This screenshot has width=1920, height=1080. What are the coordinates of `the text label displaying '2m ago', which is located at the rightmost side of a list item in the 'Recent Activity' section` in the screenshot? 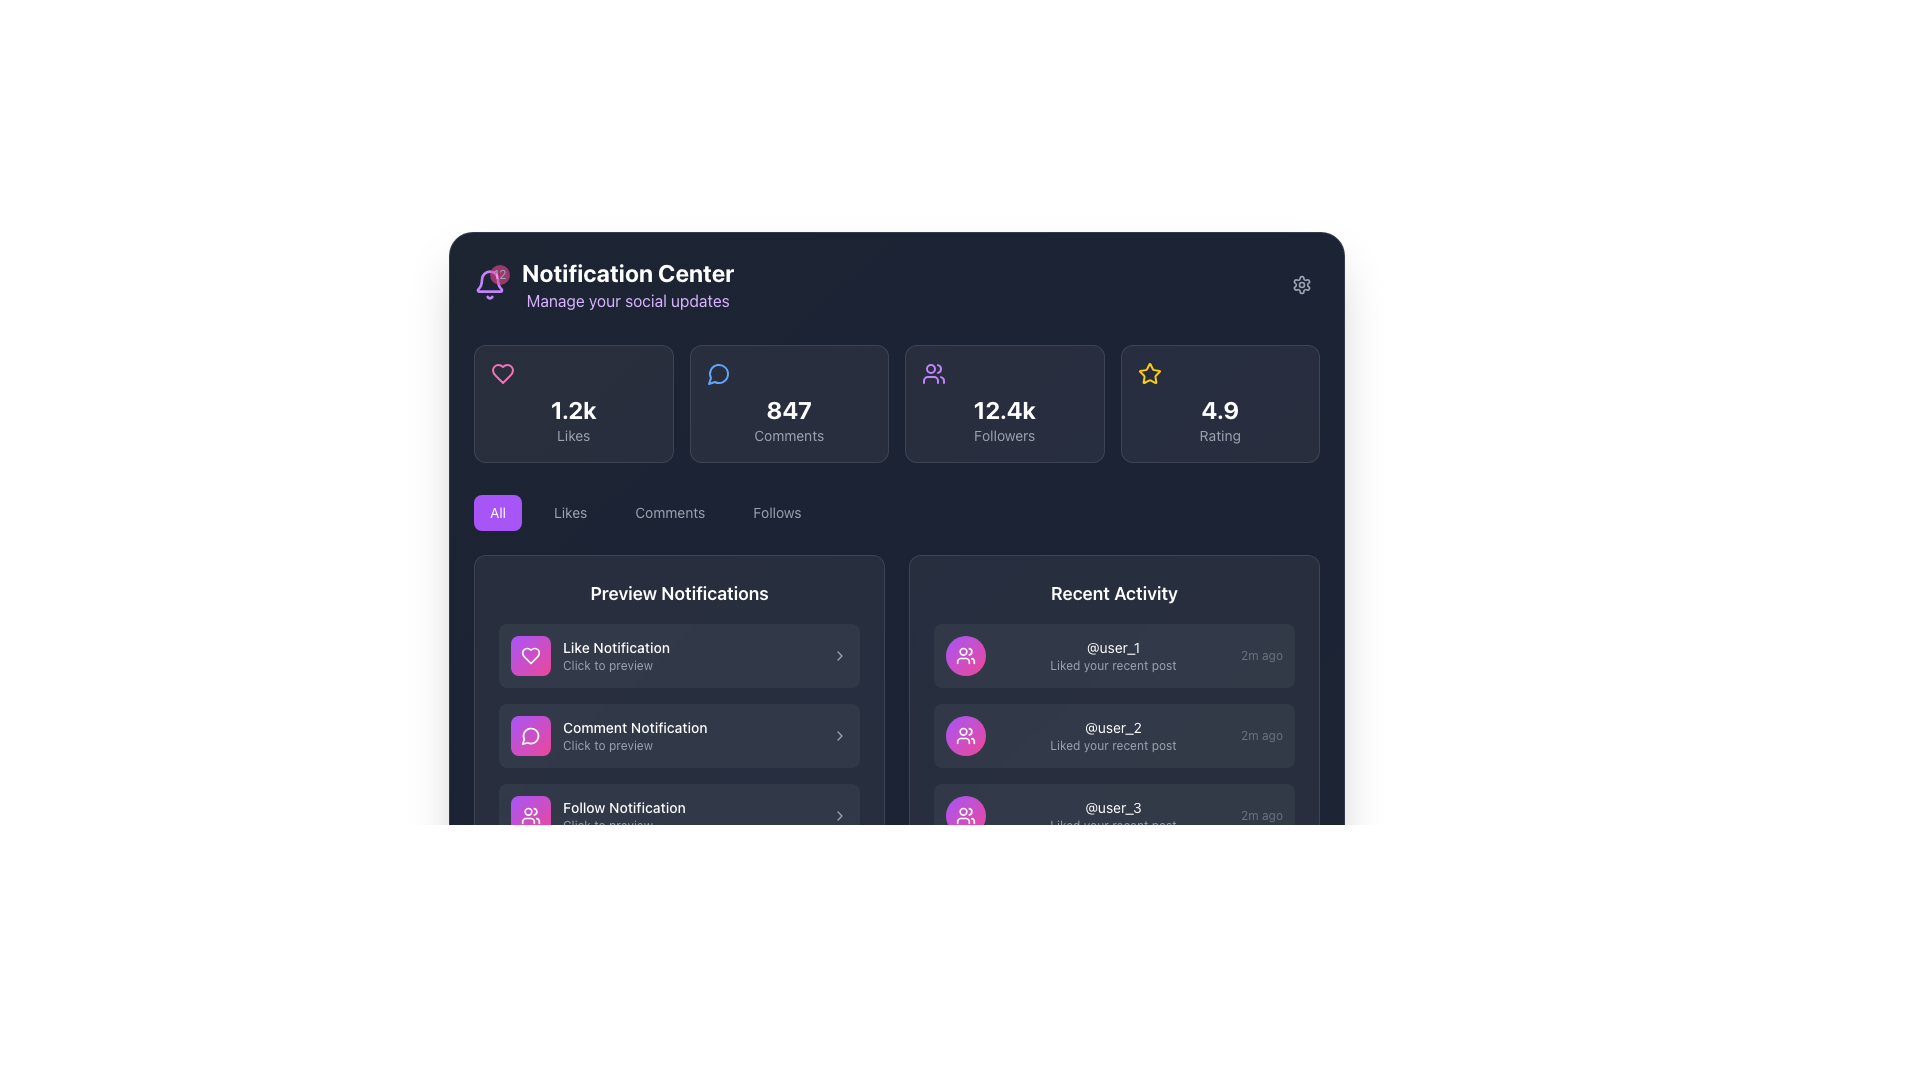 It's located at (1261, 816).